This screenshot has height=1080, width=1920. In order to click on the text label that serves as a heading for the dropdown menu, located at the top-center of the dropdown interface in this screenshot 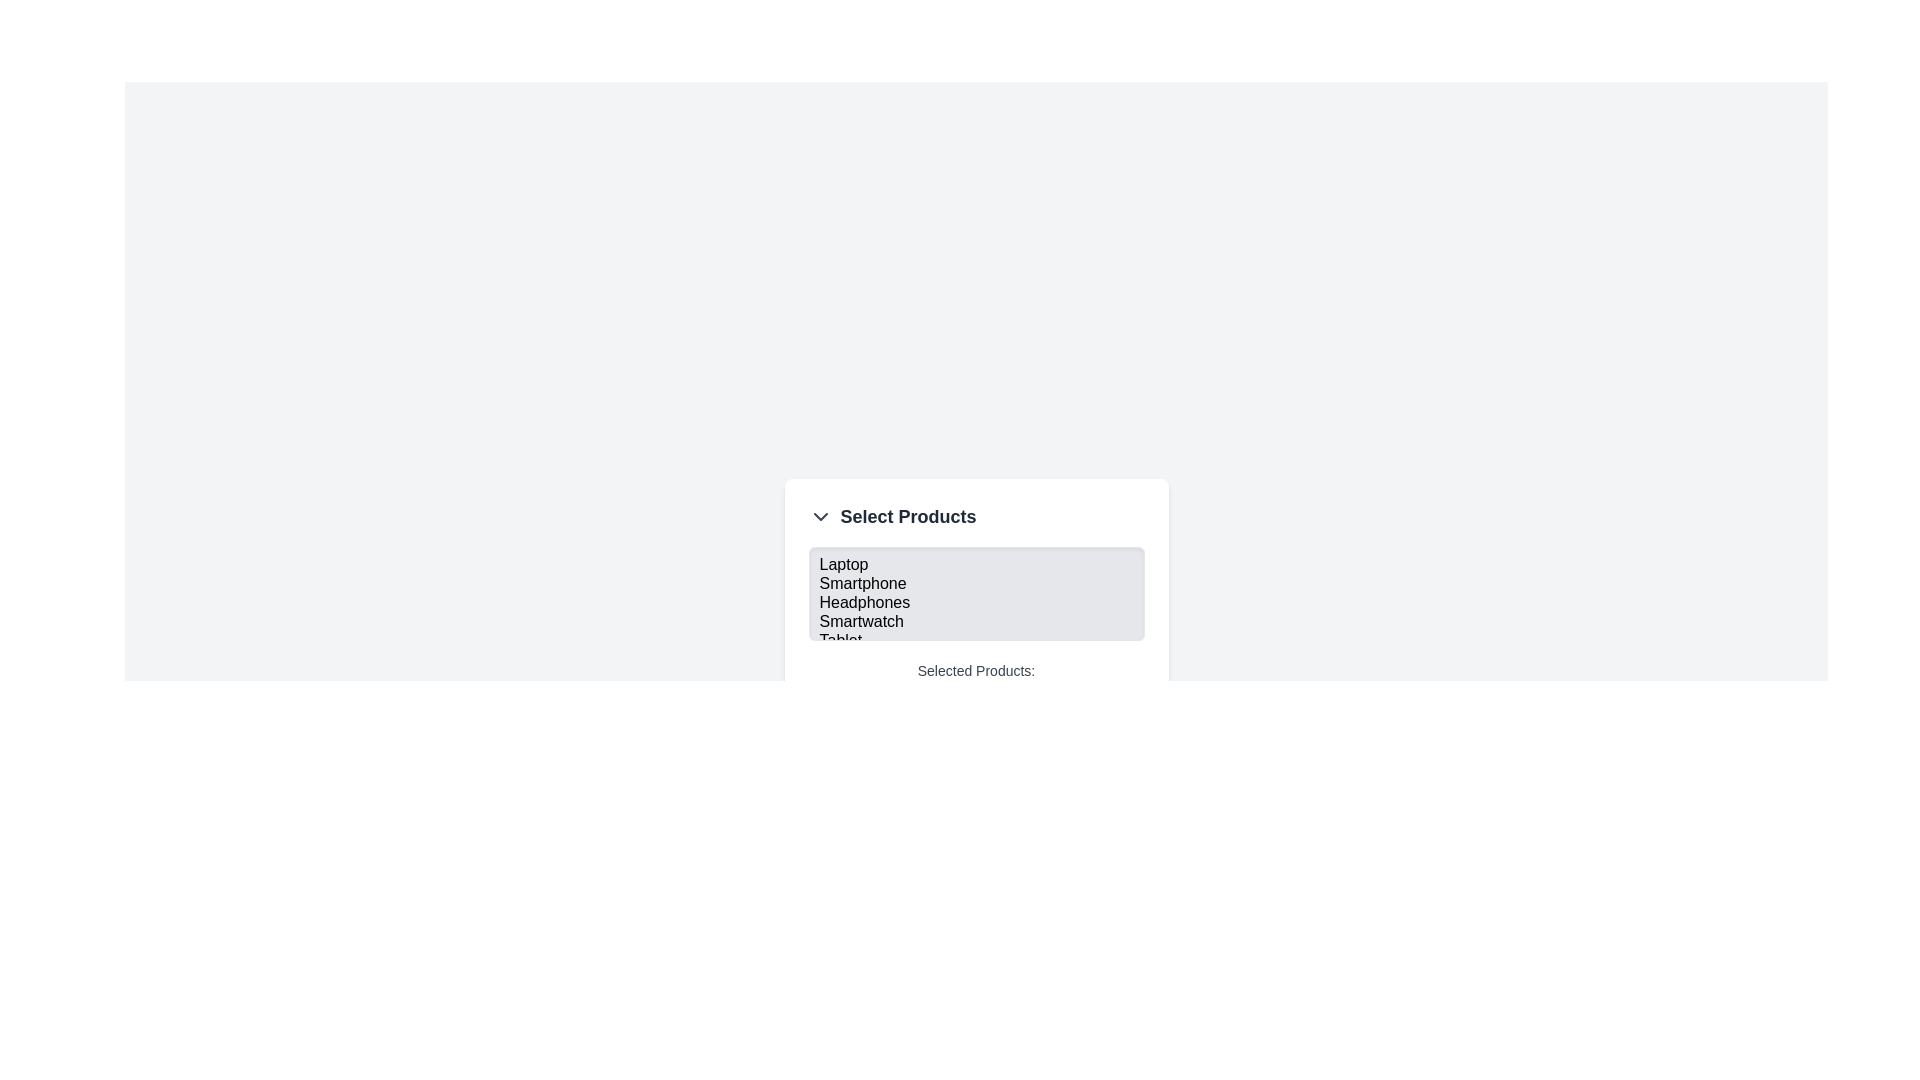, I will do `click(907, 515)`.